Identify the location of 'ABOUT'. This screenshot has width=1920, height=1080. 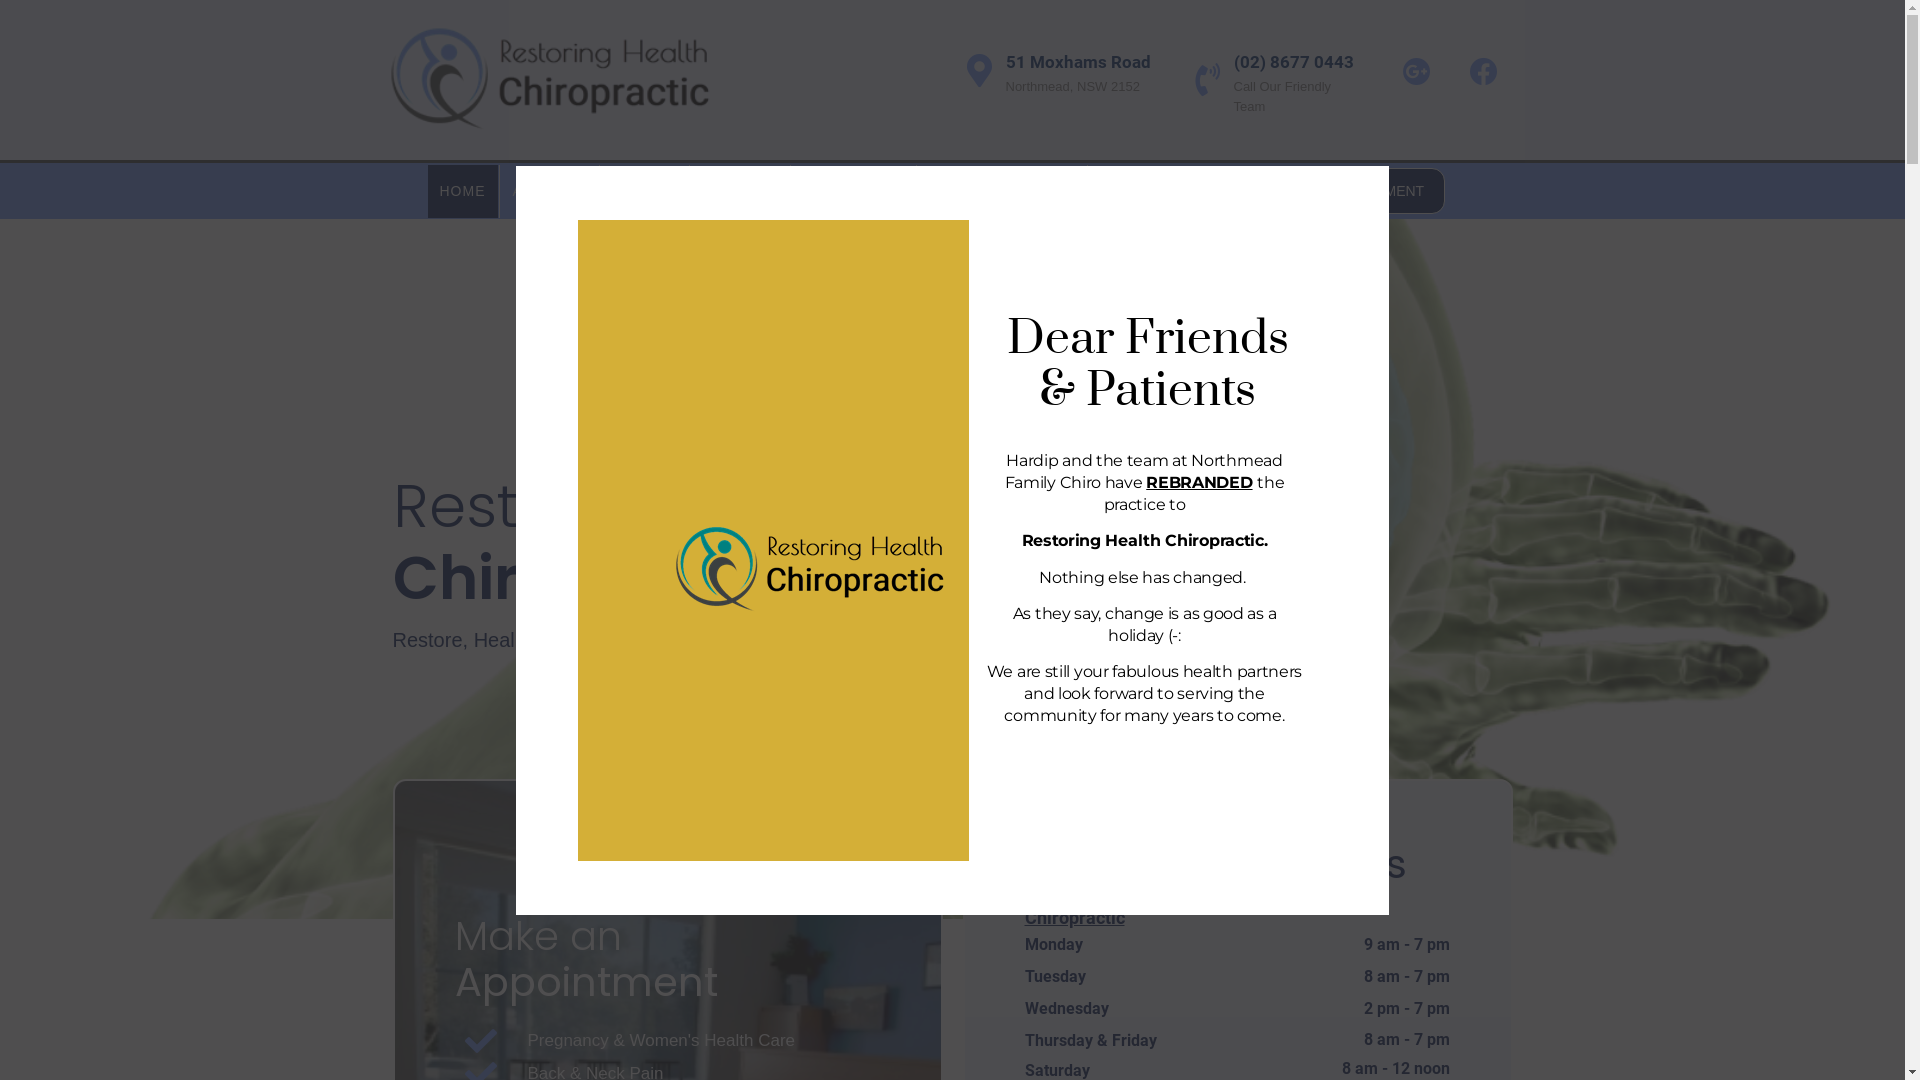
(548, 190).